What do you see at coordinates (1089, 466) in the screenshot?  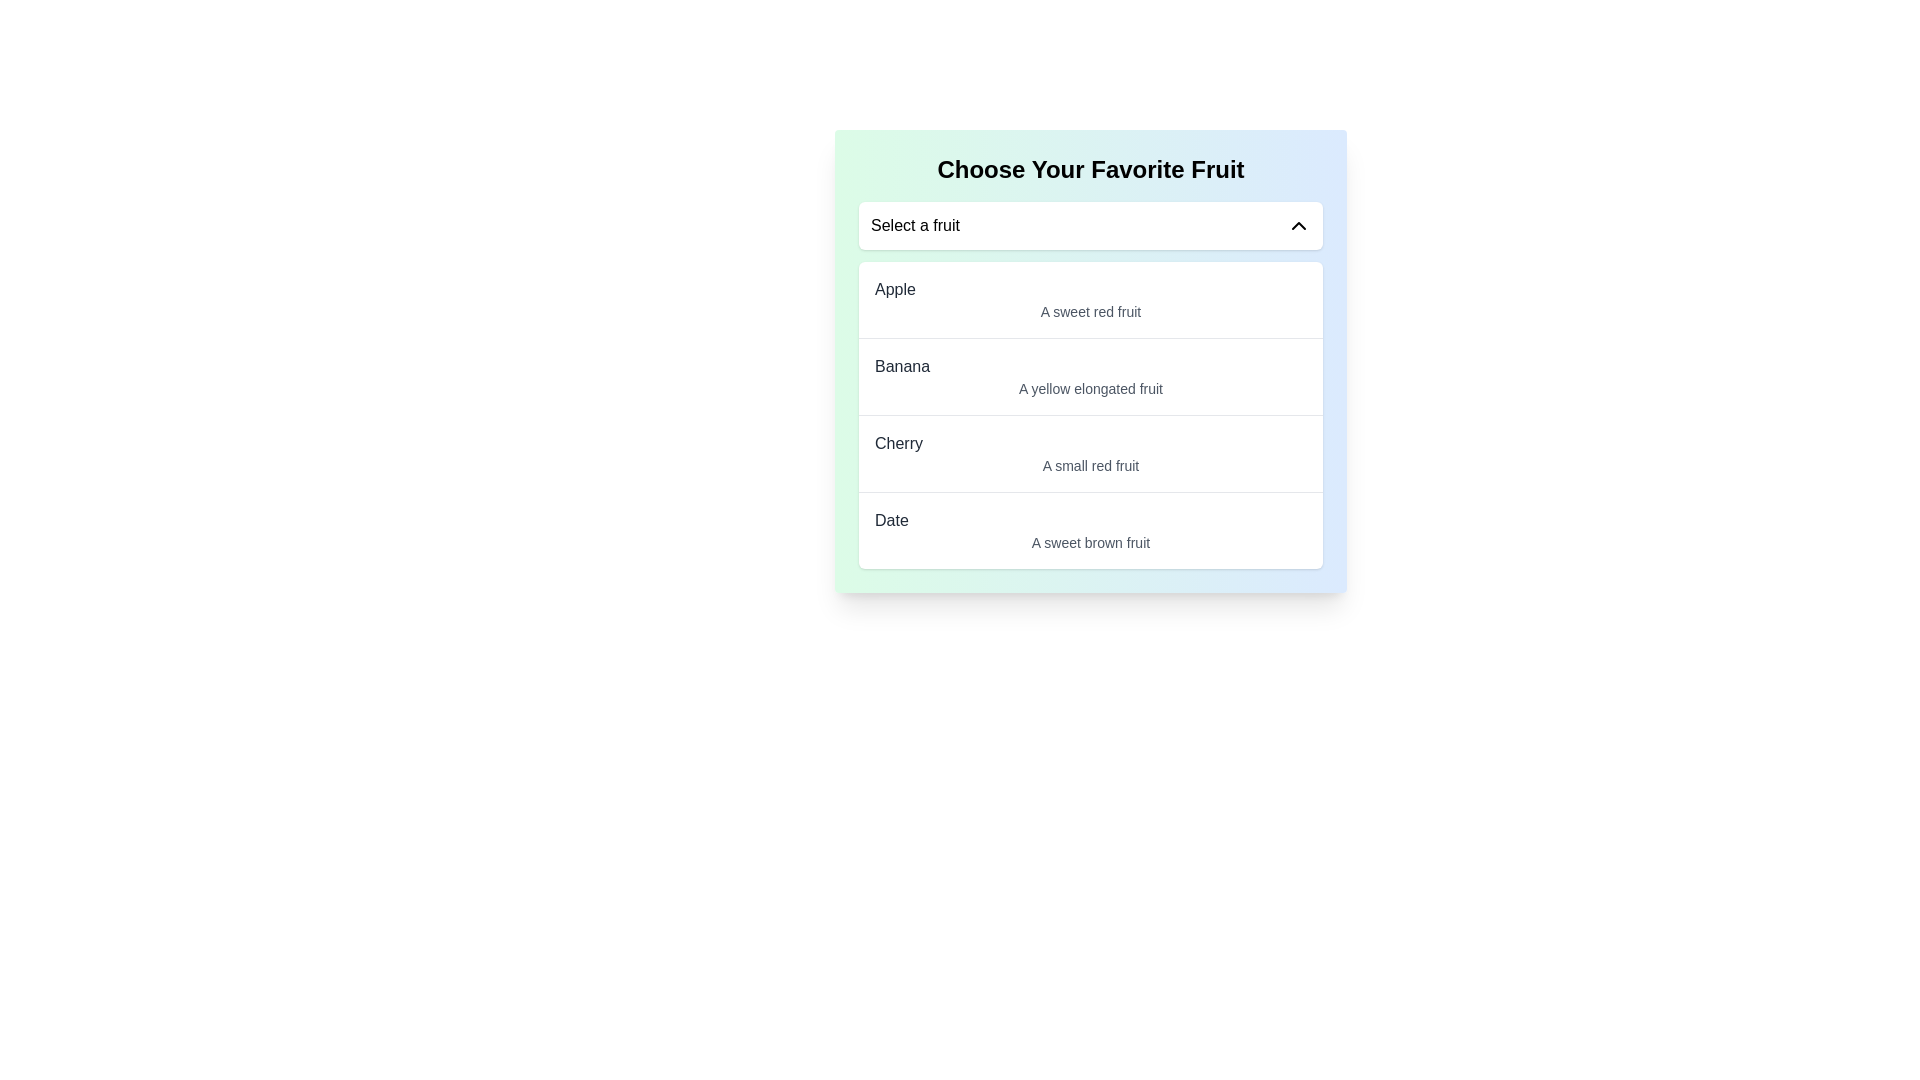 I see `the text label providing additional descriptive information about the 'Cherry' list item, located in the dropdown menu below 'Cherry'` at bounding box center [1089, 466].